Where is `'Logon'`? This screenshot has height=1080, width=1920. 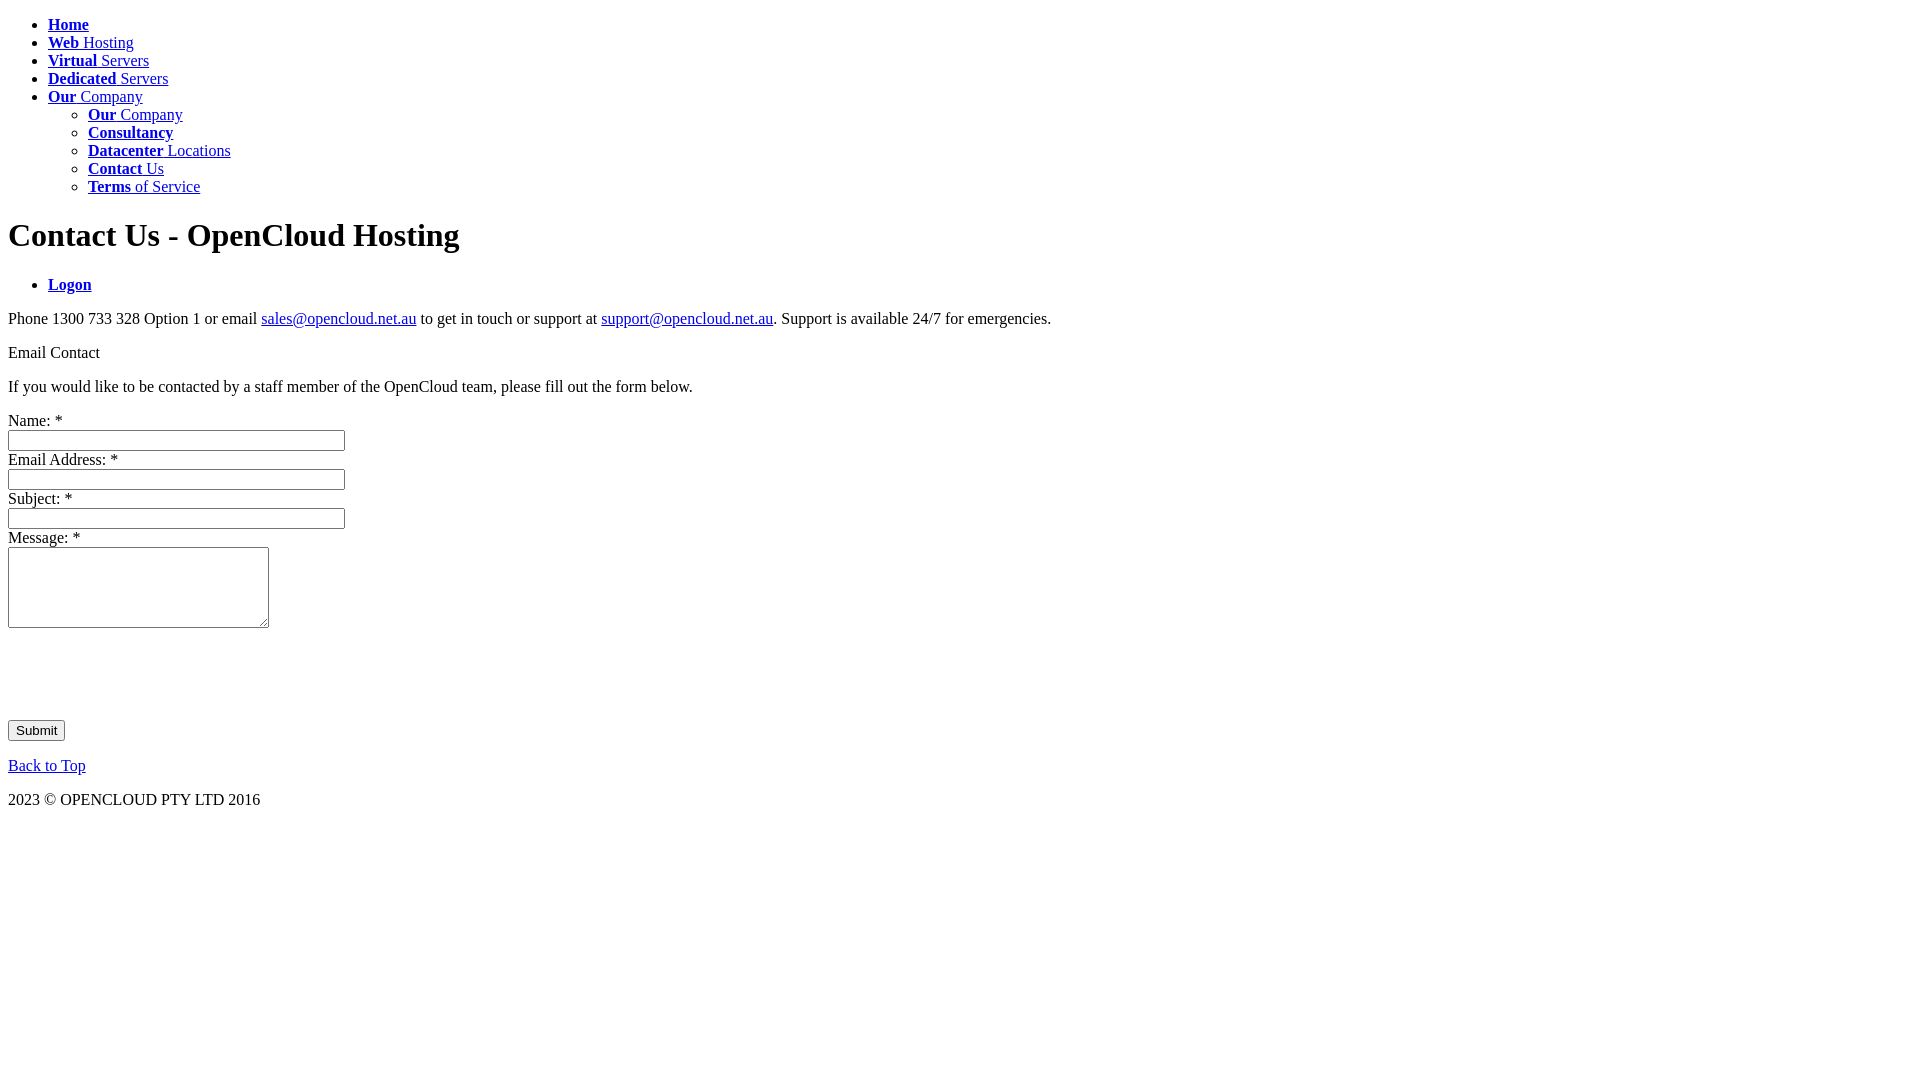 'Logon' is located at coordinates (70, 284).